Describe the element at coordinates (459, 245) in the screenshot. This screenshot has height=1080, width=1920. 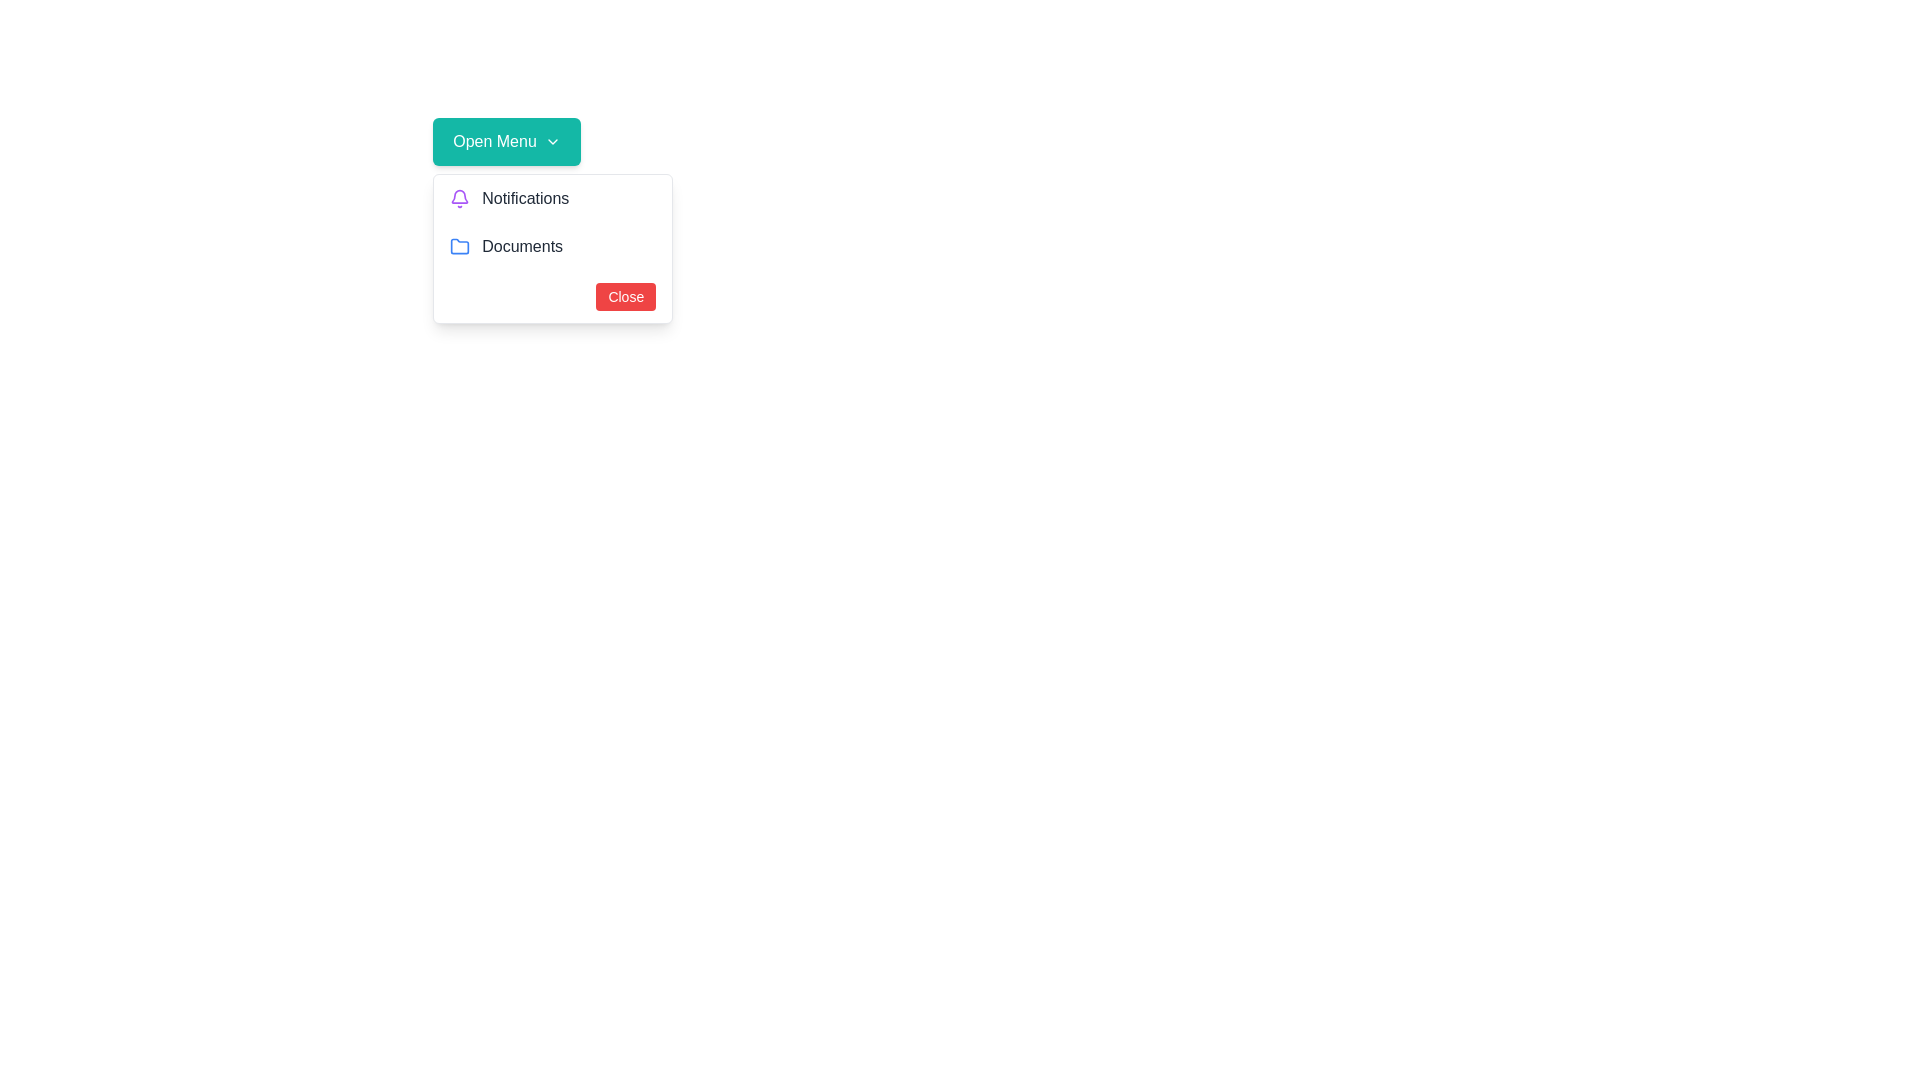
I see `the blue folder-shaped icon located in the dropdown menu near the top of the list` at that location.